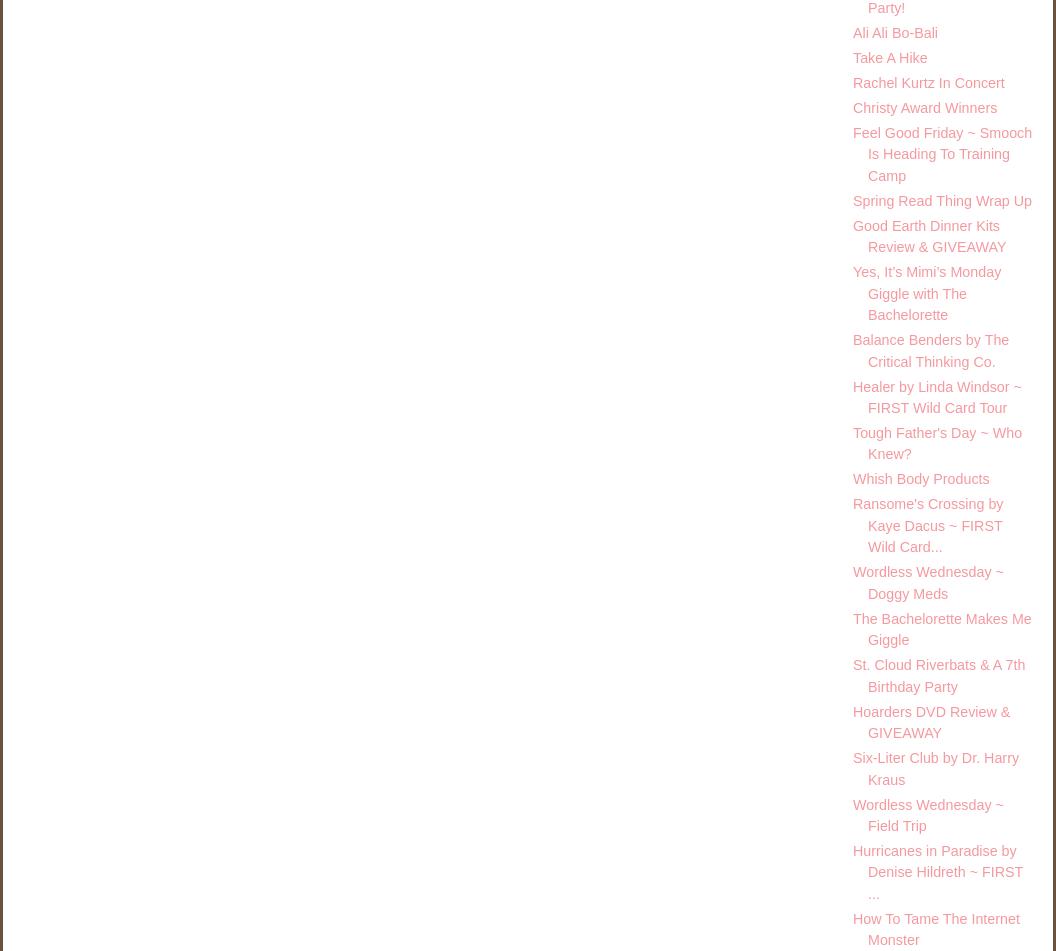 The image size is (1056, 951). What do you see at coordinates (931, 720) in the screenshot?
I see `'Hoarders DVD Review & GIVEAWAY'` at bounding box center [931, 720].